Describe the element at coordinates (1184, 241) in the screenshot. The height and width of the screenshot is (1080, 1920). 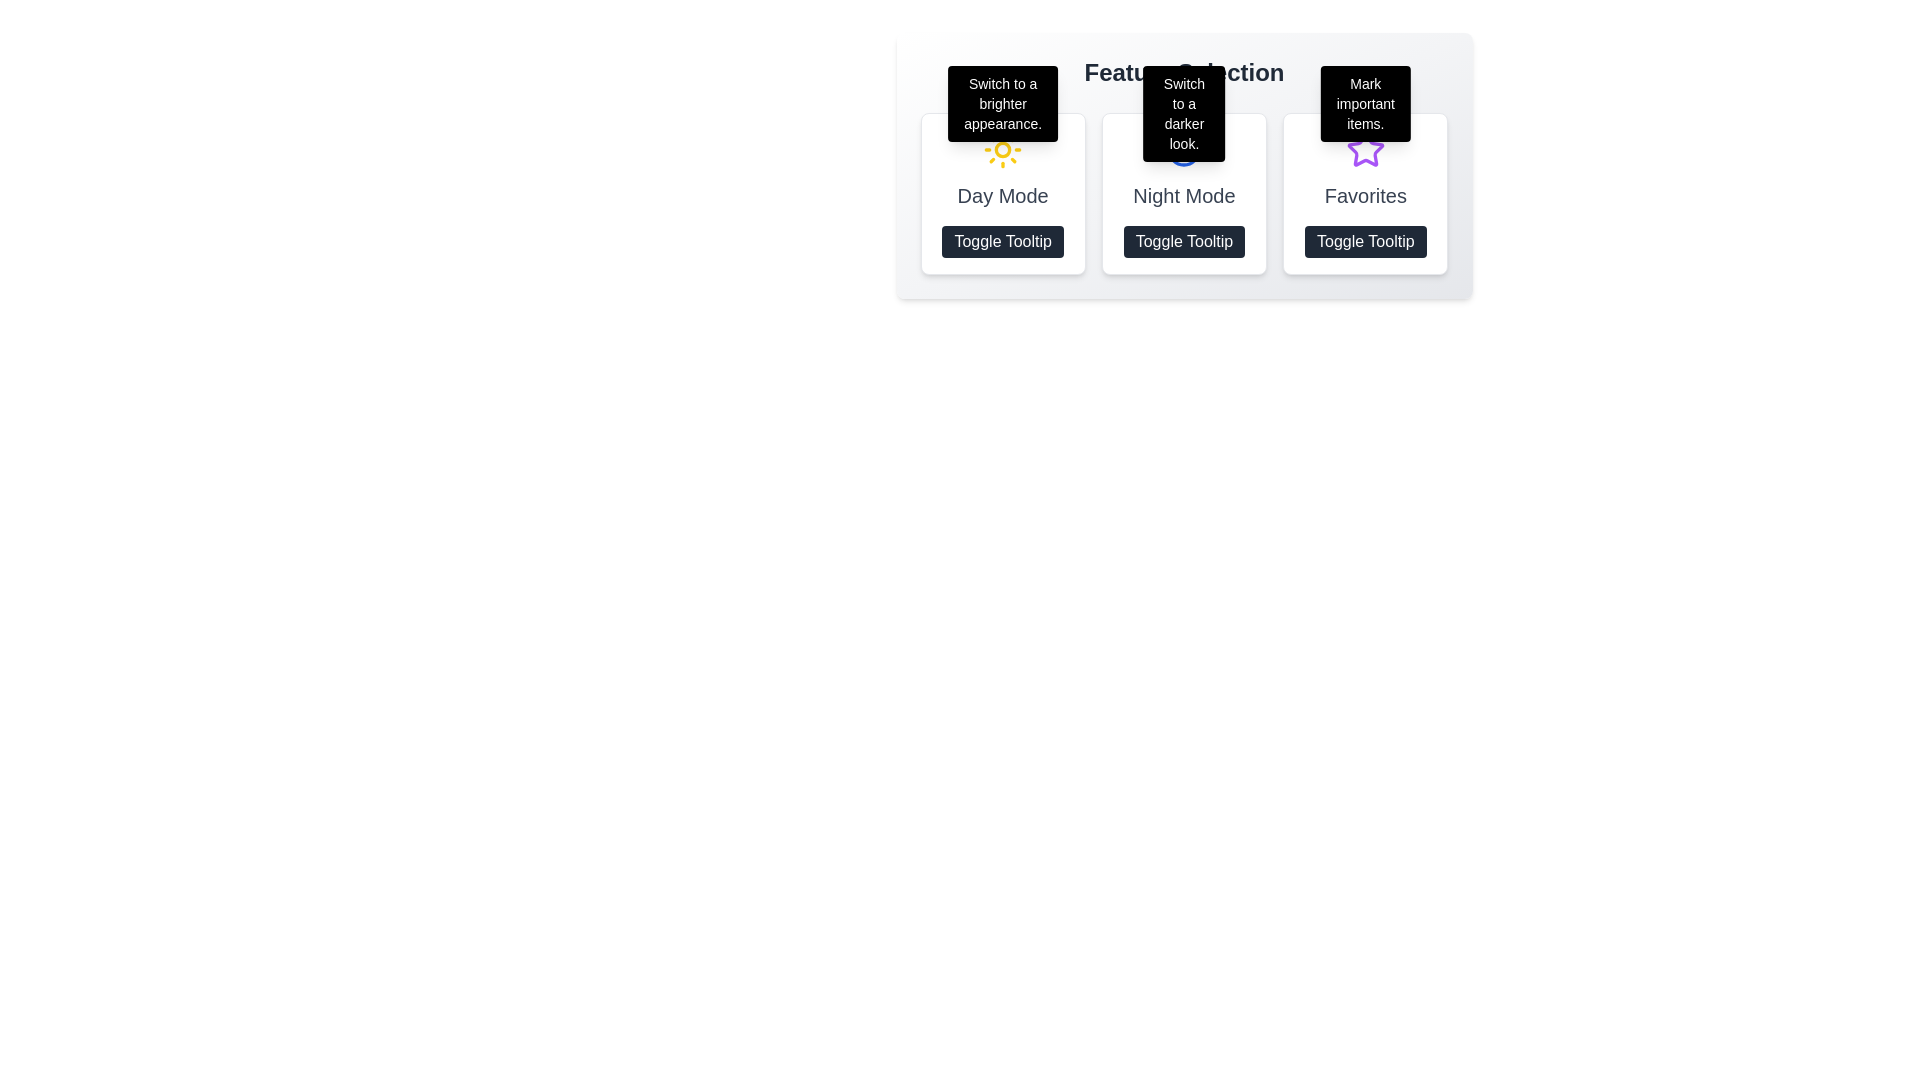
I see `the 'Toggle Tooltip' button to observe its hover effect, which changes the background color to a lighter shade of gray` at that location.